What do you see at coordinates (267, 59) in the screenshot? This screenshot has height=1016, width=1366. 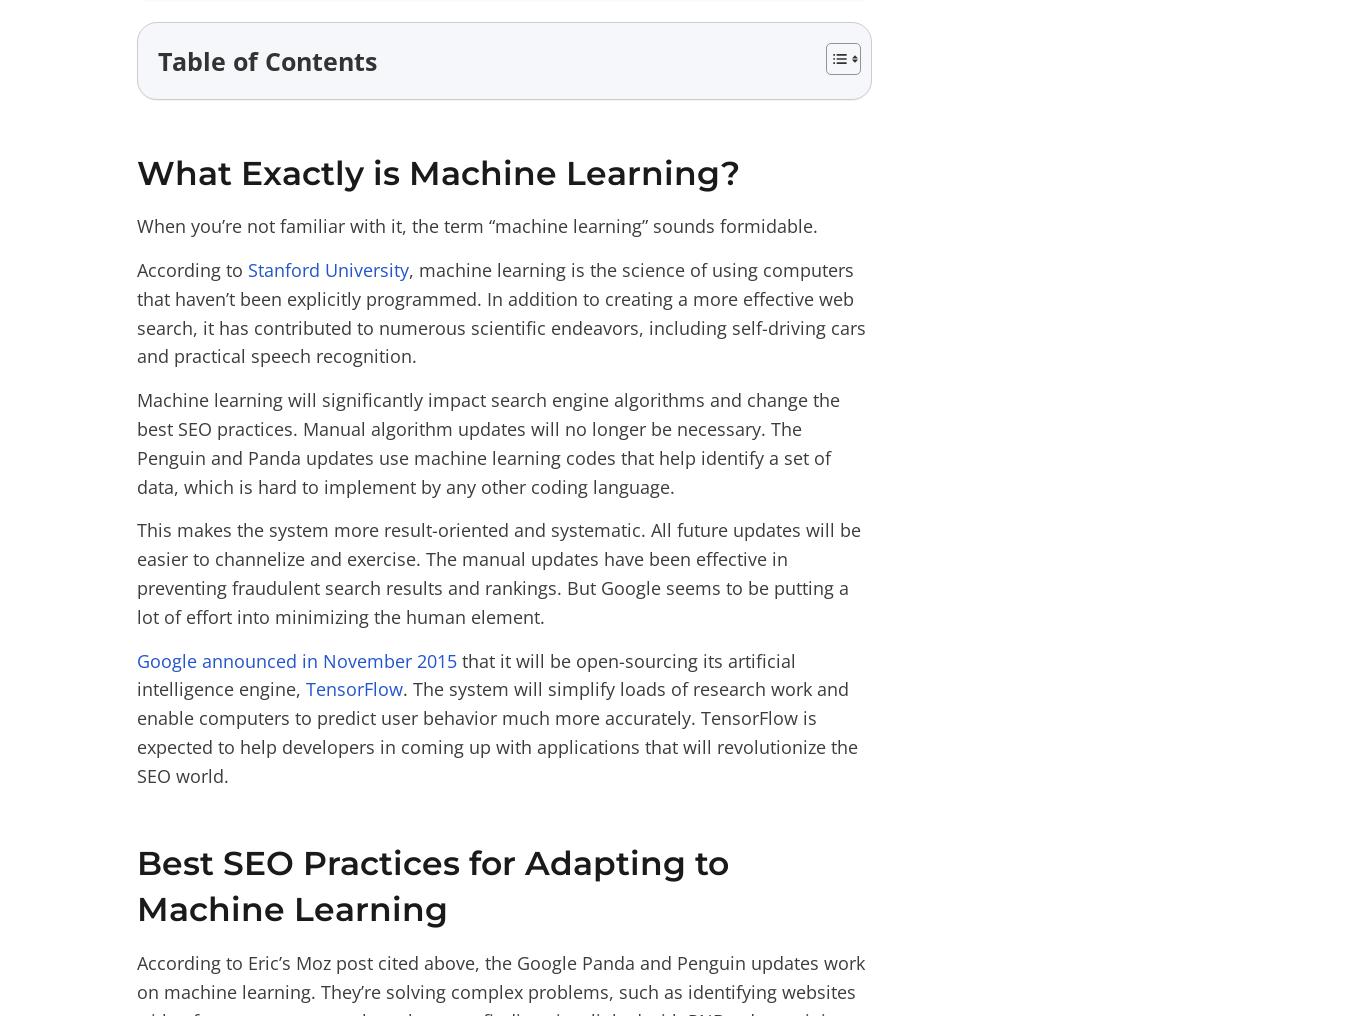 I see `'Table of Contents'` at bounding box center [267, 59].